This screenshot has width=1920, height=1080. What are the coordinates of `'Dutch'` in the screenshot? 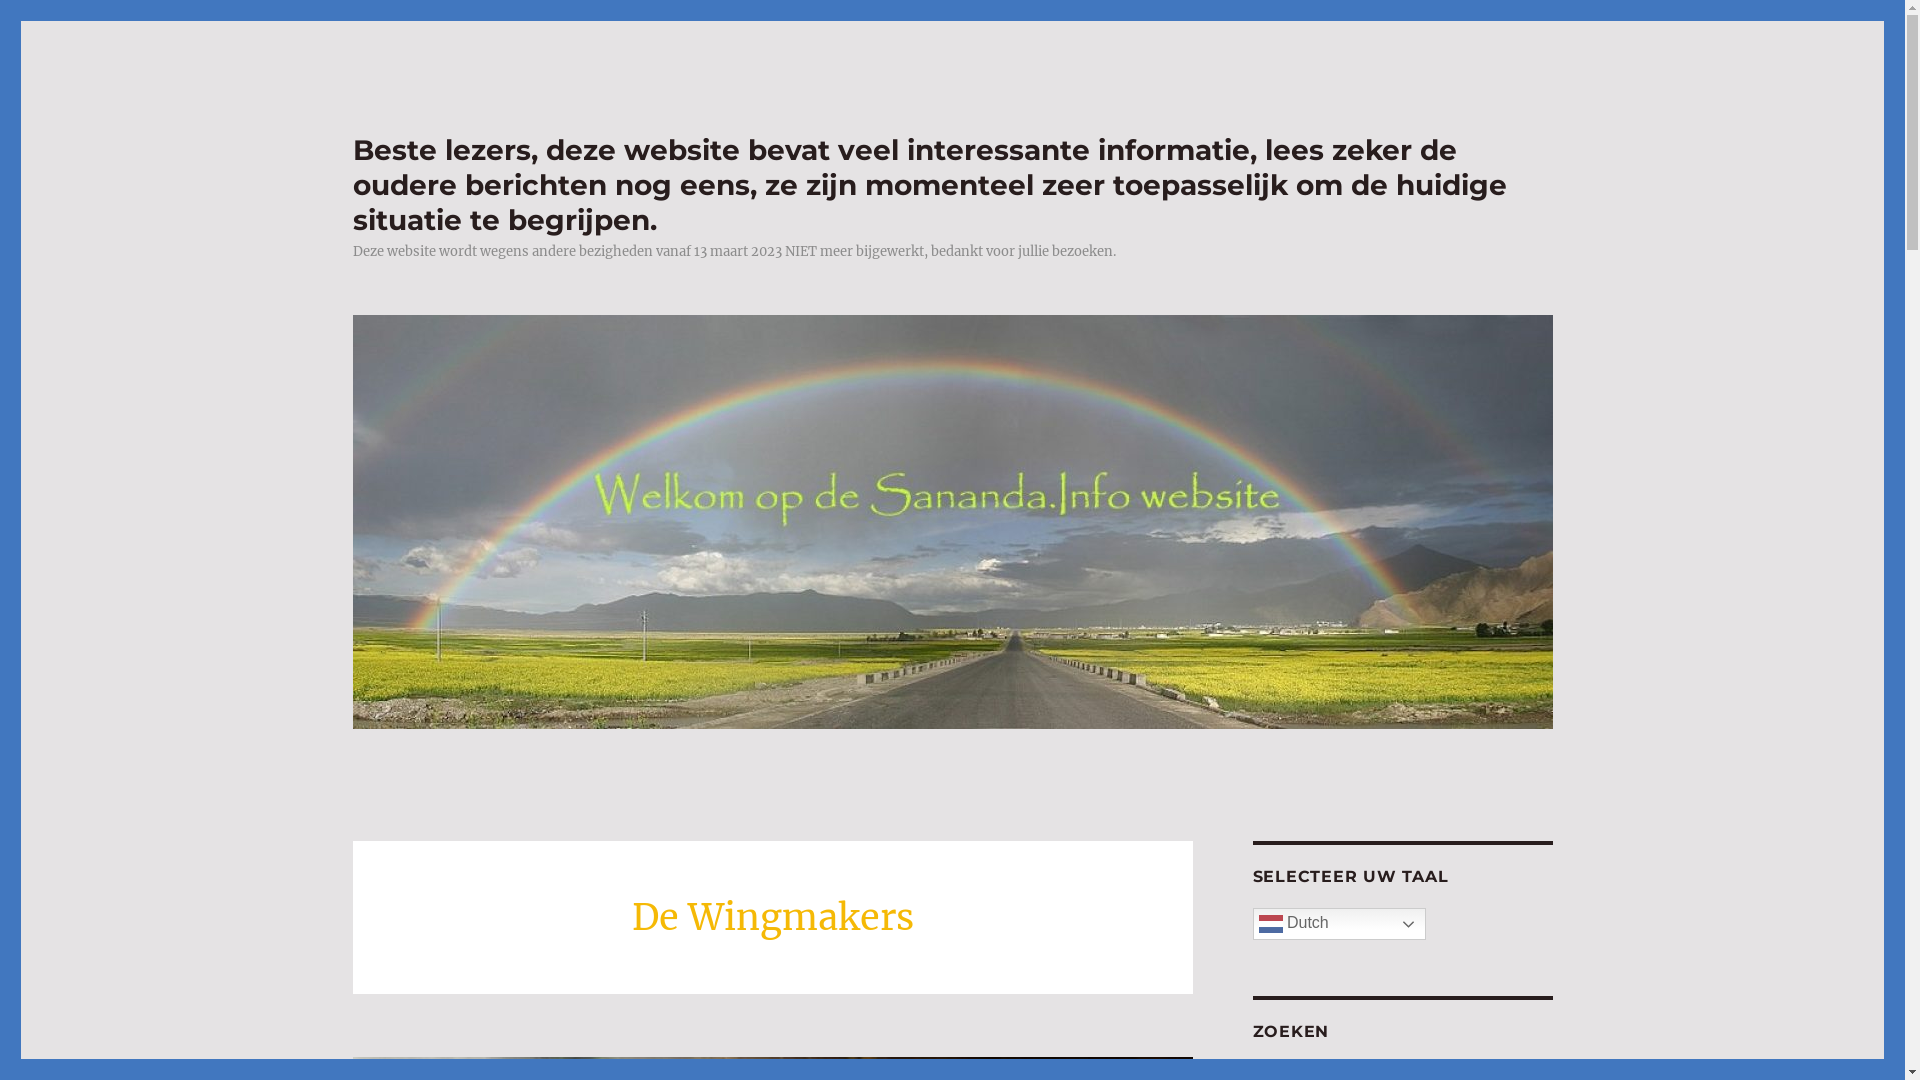 It's located at (1338, 924).